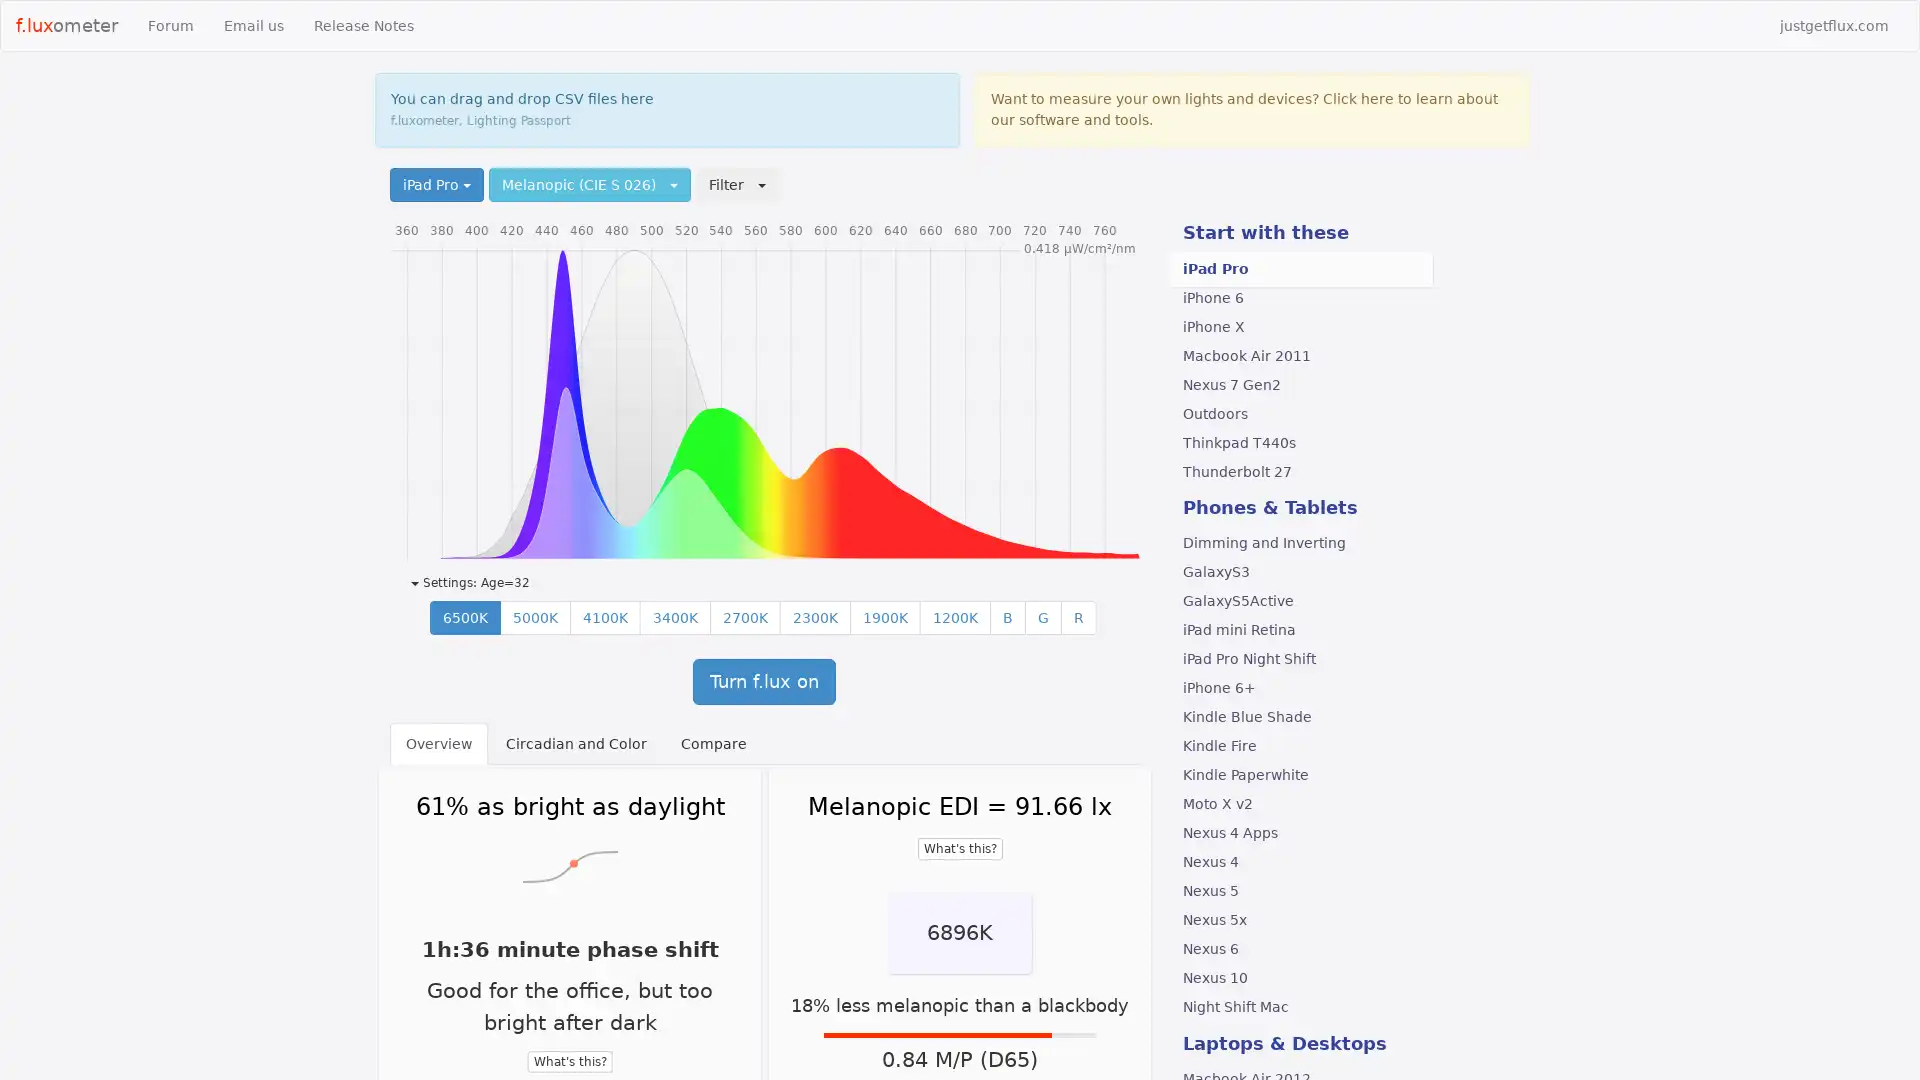  Describe the element at coordinates (763, 680) in the screenshot. I see `Turn f.lux on` at that location.